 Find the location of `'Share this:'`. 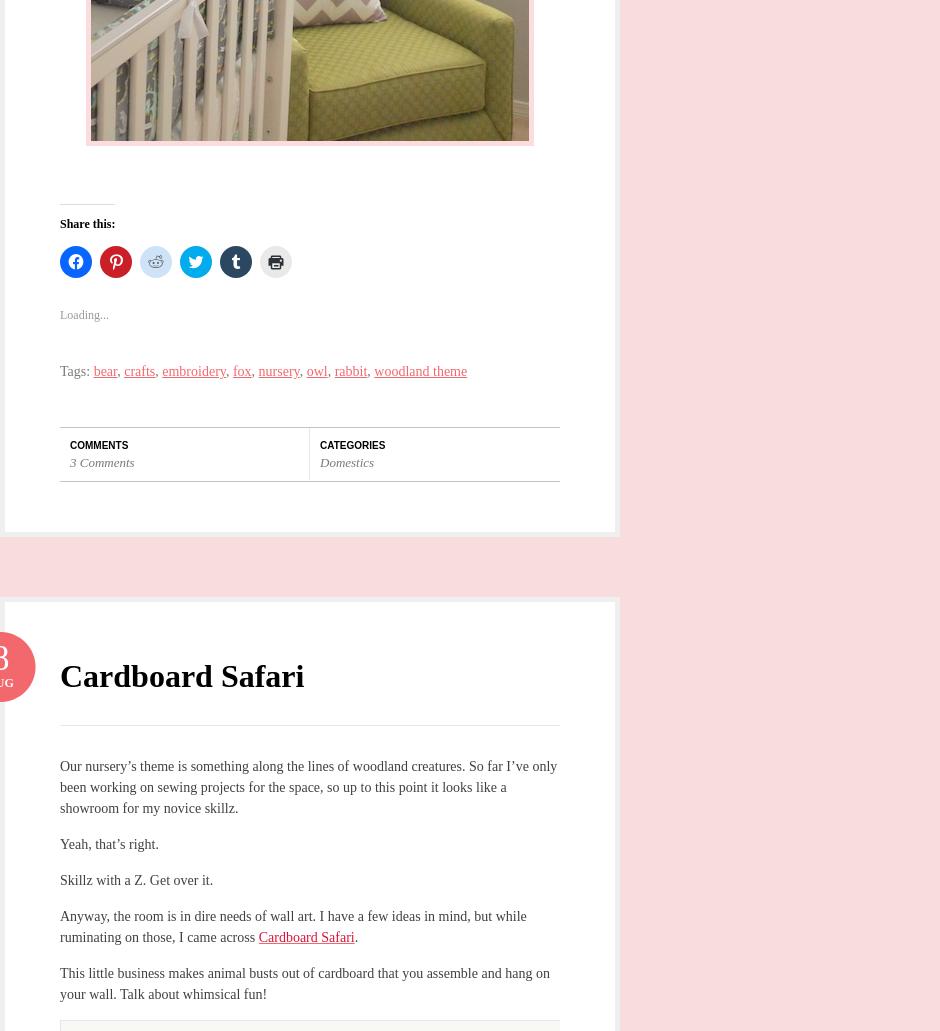

'Share this:' is located at coordinates (58, 223).